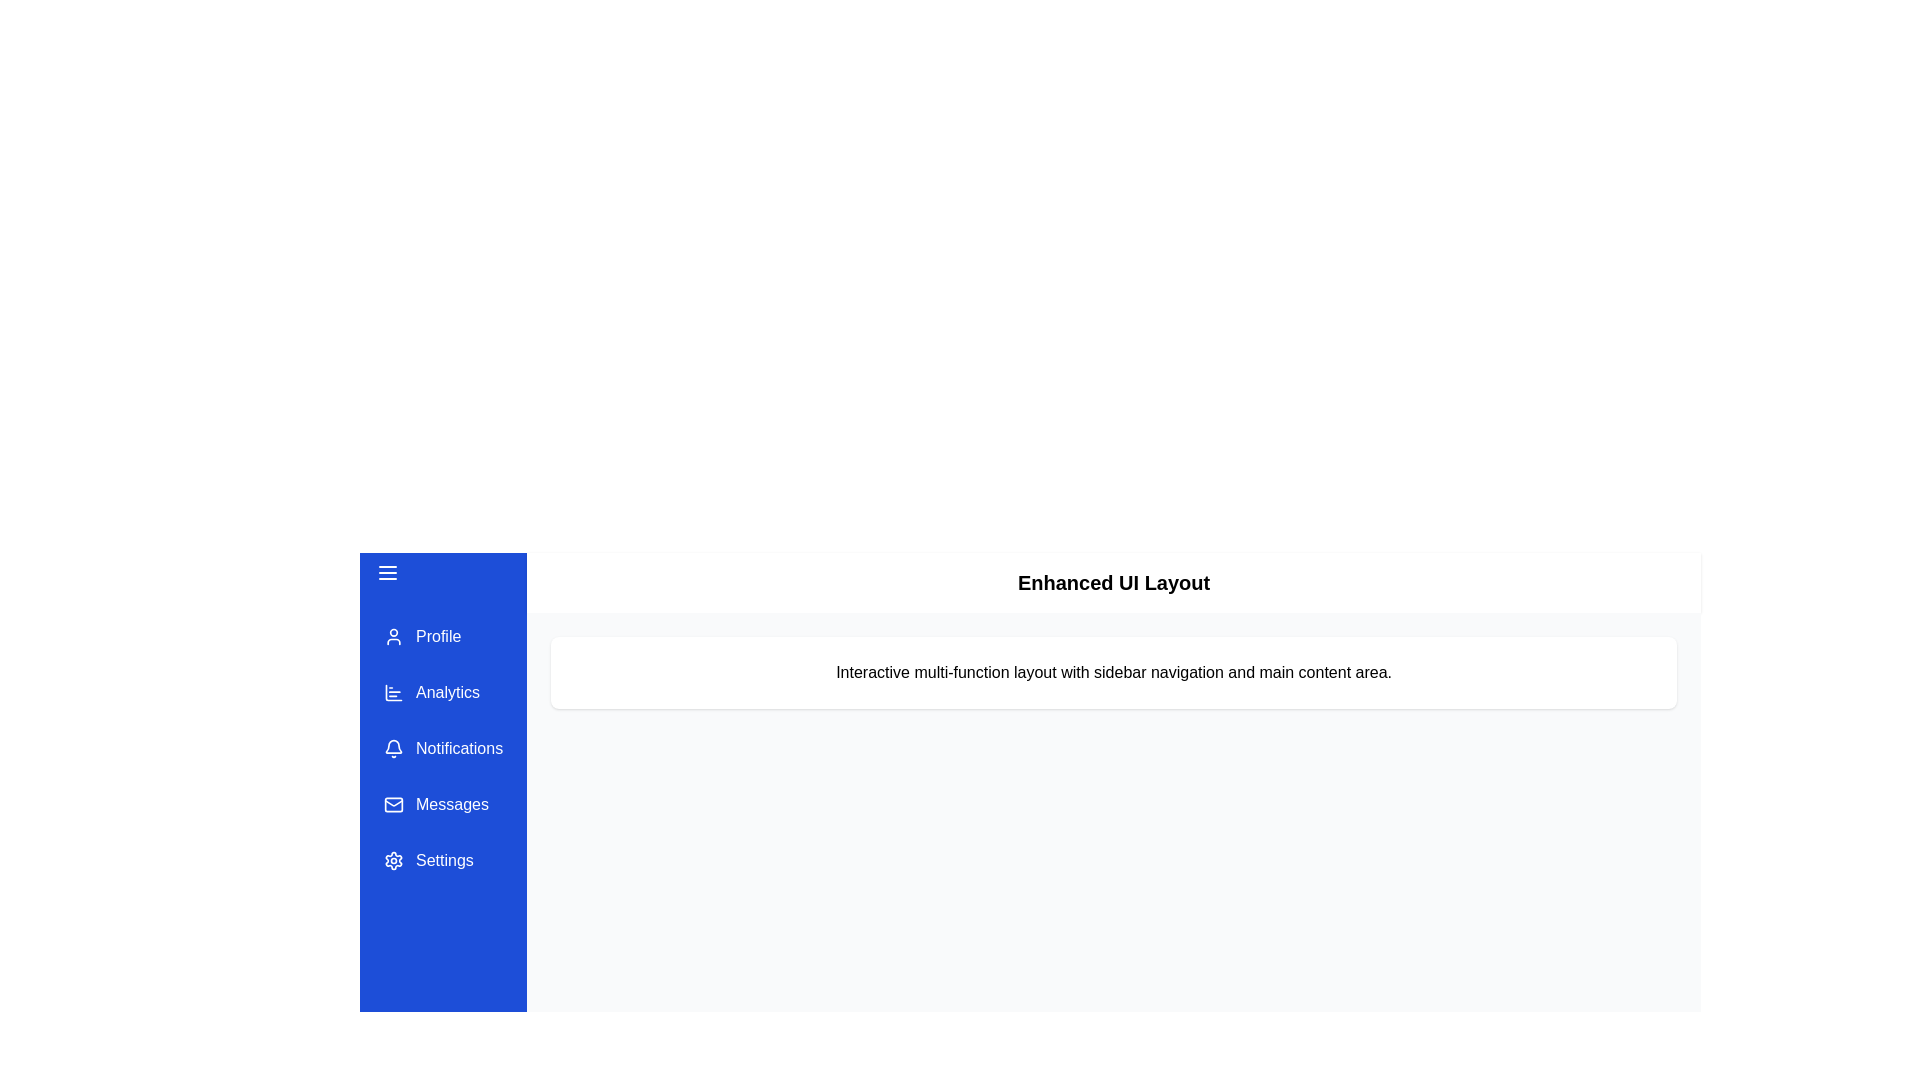 The height and width of the screenshot is (1080, 1920). I want to click on the bell icon located in the left-side vertical blue navigation bar, which is adjacent to the 'Notifications' label and is the third icon in the sequence, so click(393, 748).